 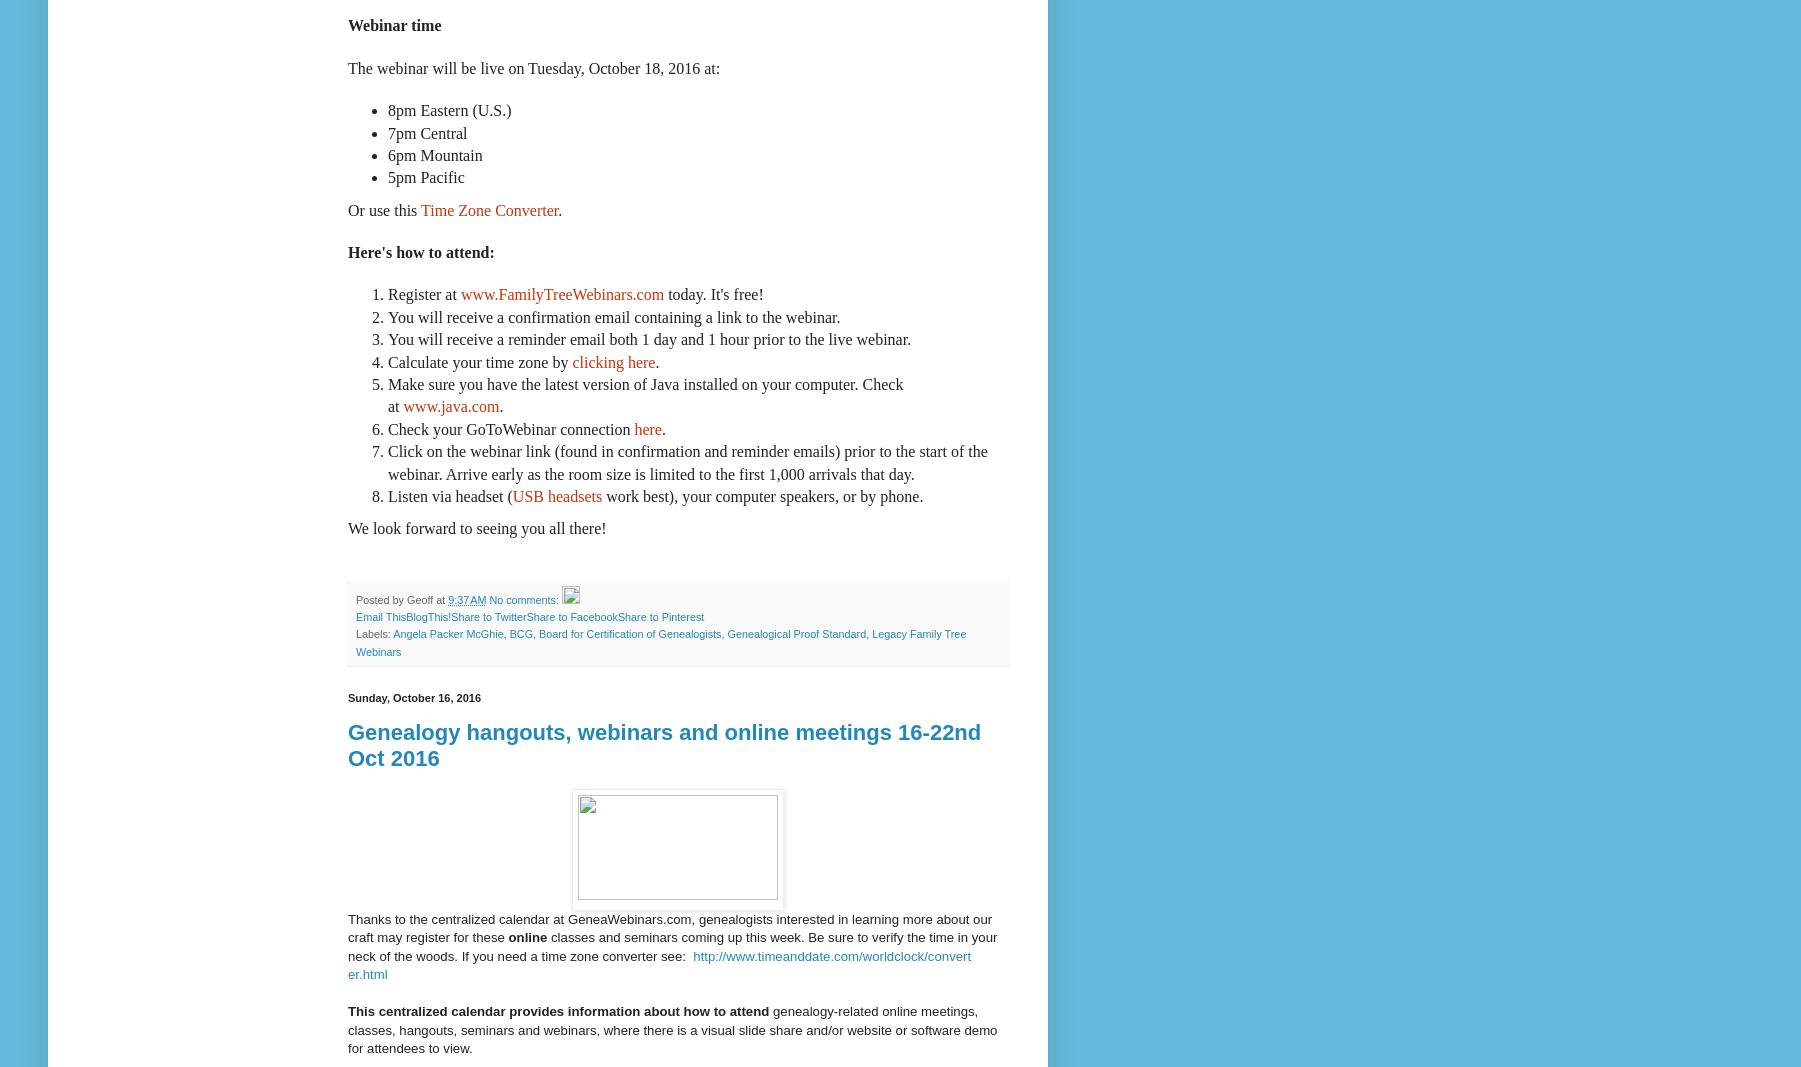 I want to click on 'clicking here', so click(x=612, y=360).